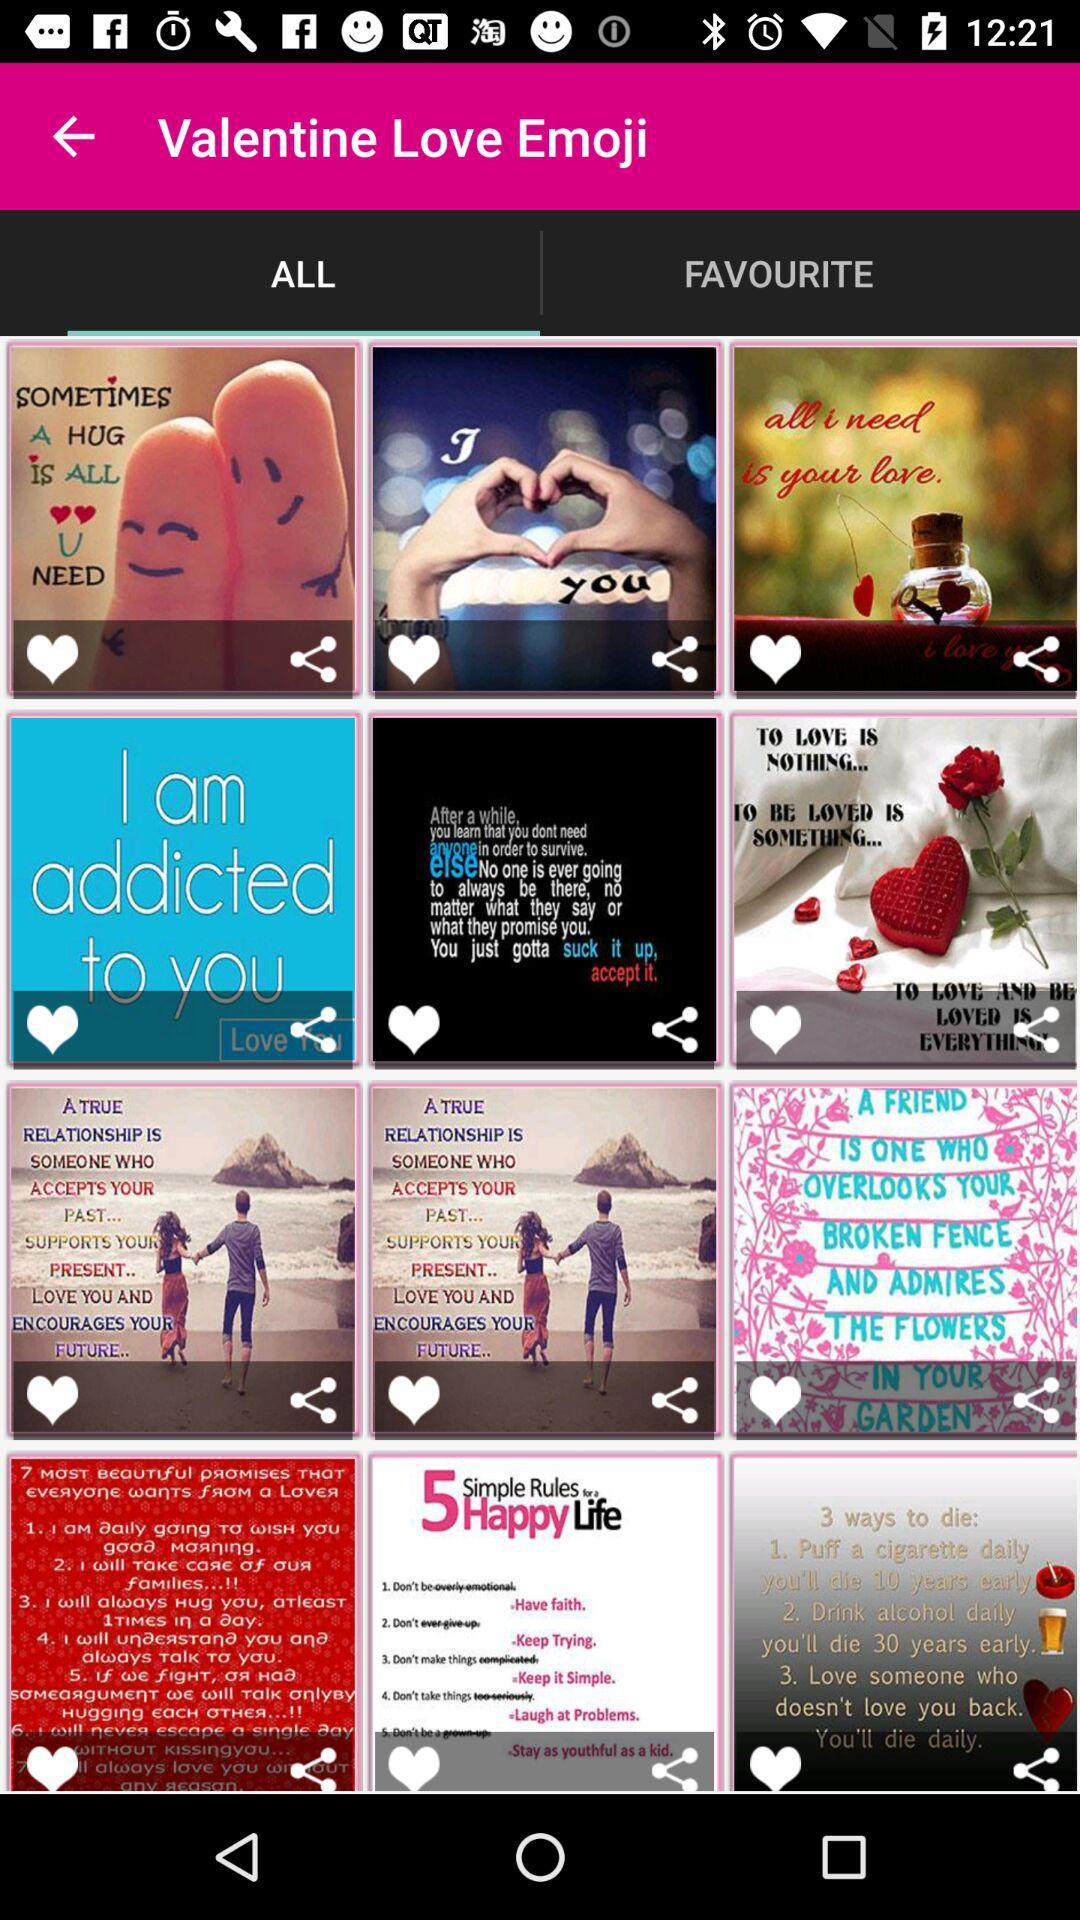 The width and height of the screenshot is (1080, 1920). Describe the element at coordinates (1035, 659) in the screenshot. I see `share picture` at that location.